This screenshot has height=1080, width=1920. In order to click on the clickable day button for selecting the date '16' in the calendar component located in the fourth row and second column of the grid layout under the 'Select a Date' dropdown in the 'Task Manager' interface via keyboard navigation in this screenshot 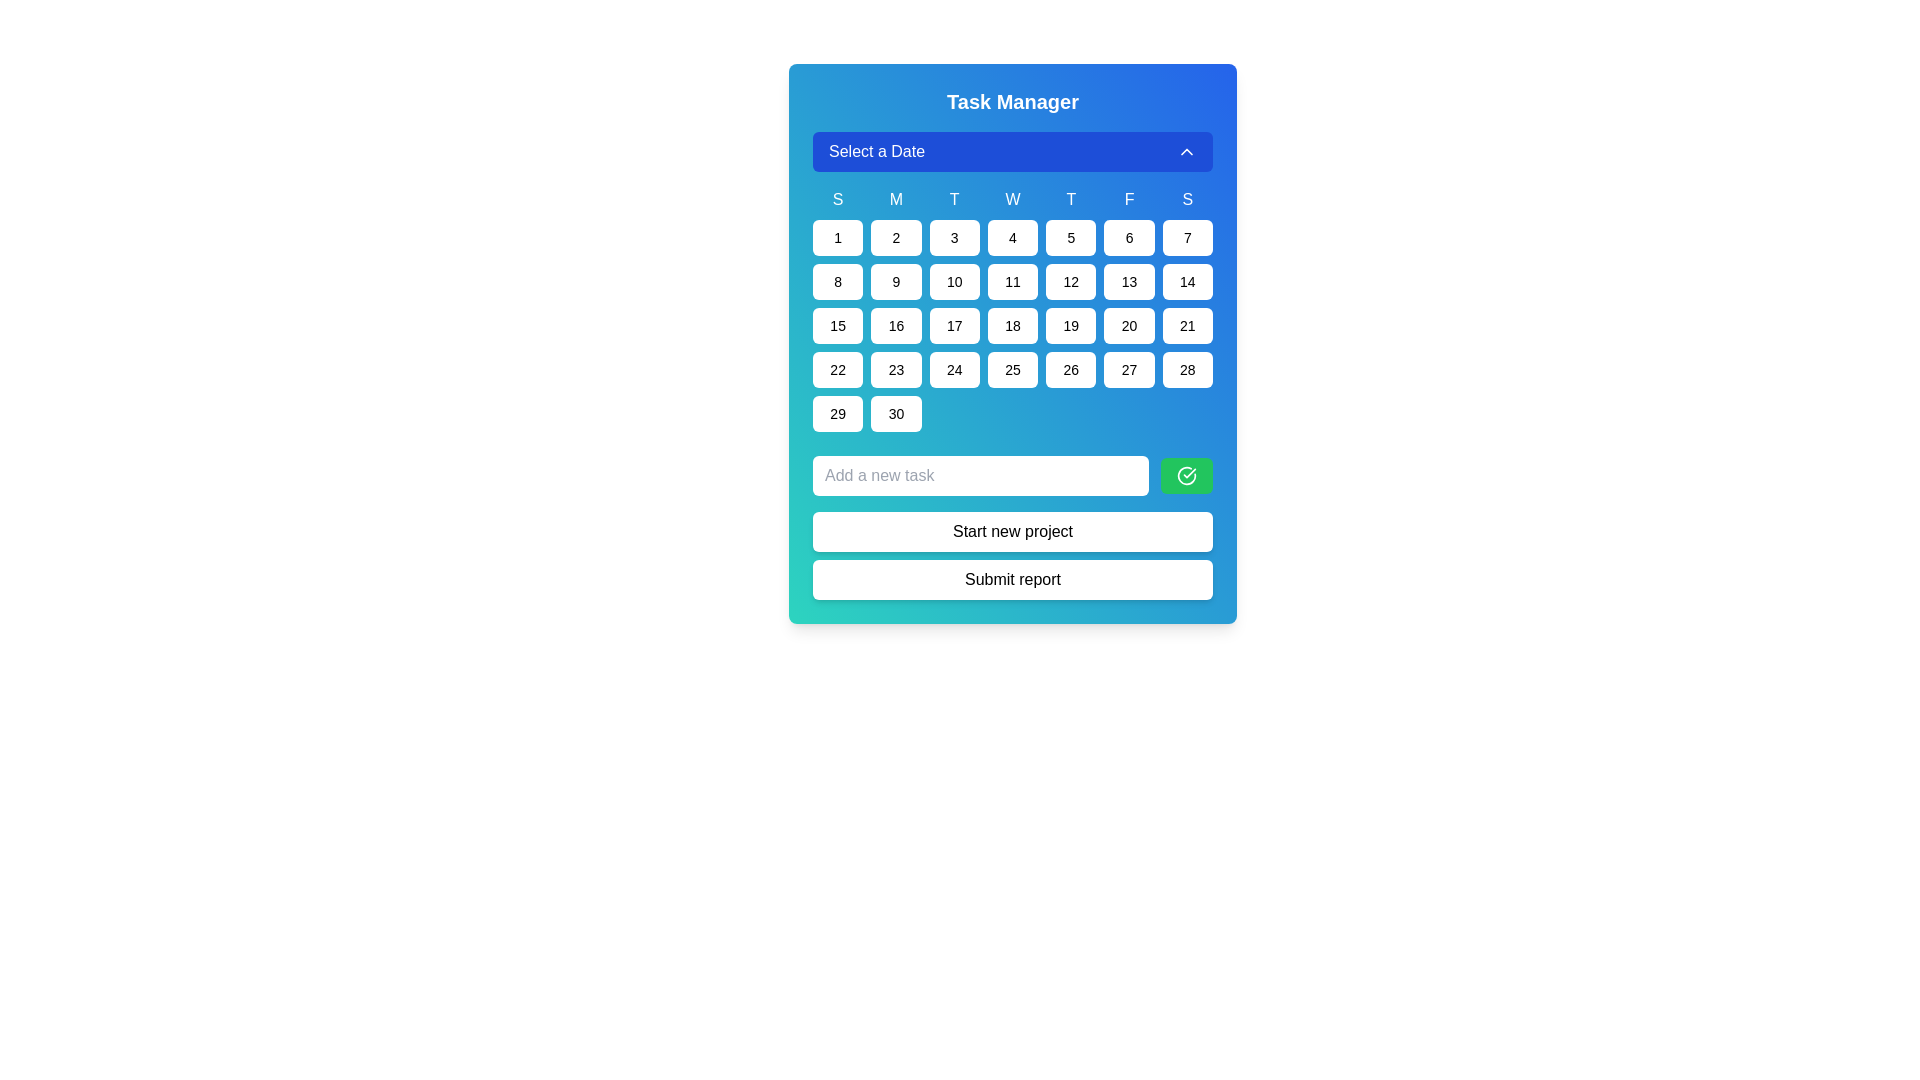, I will do `click(895, 325)`.